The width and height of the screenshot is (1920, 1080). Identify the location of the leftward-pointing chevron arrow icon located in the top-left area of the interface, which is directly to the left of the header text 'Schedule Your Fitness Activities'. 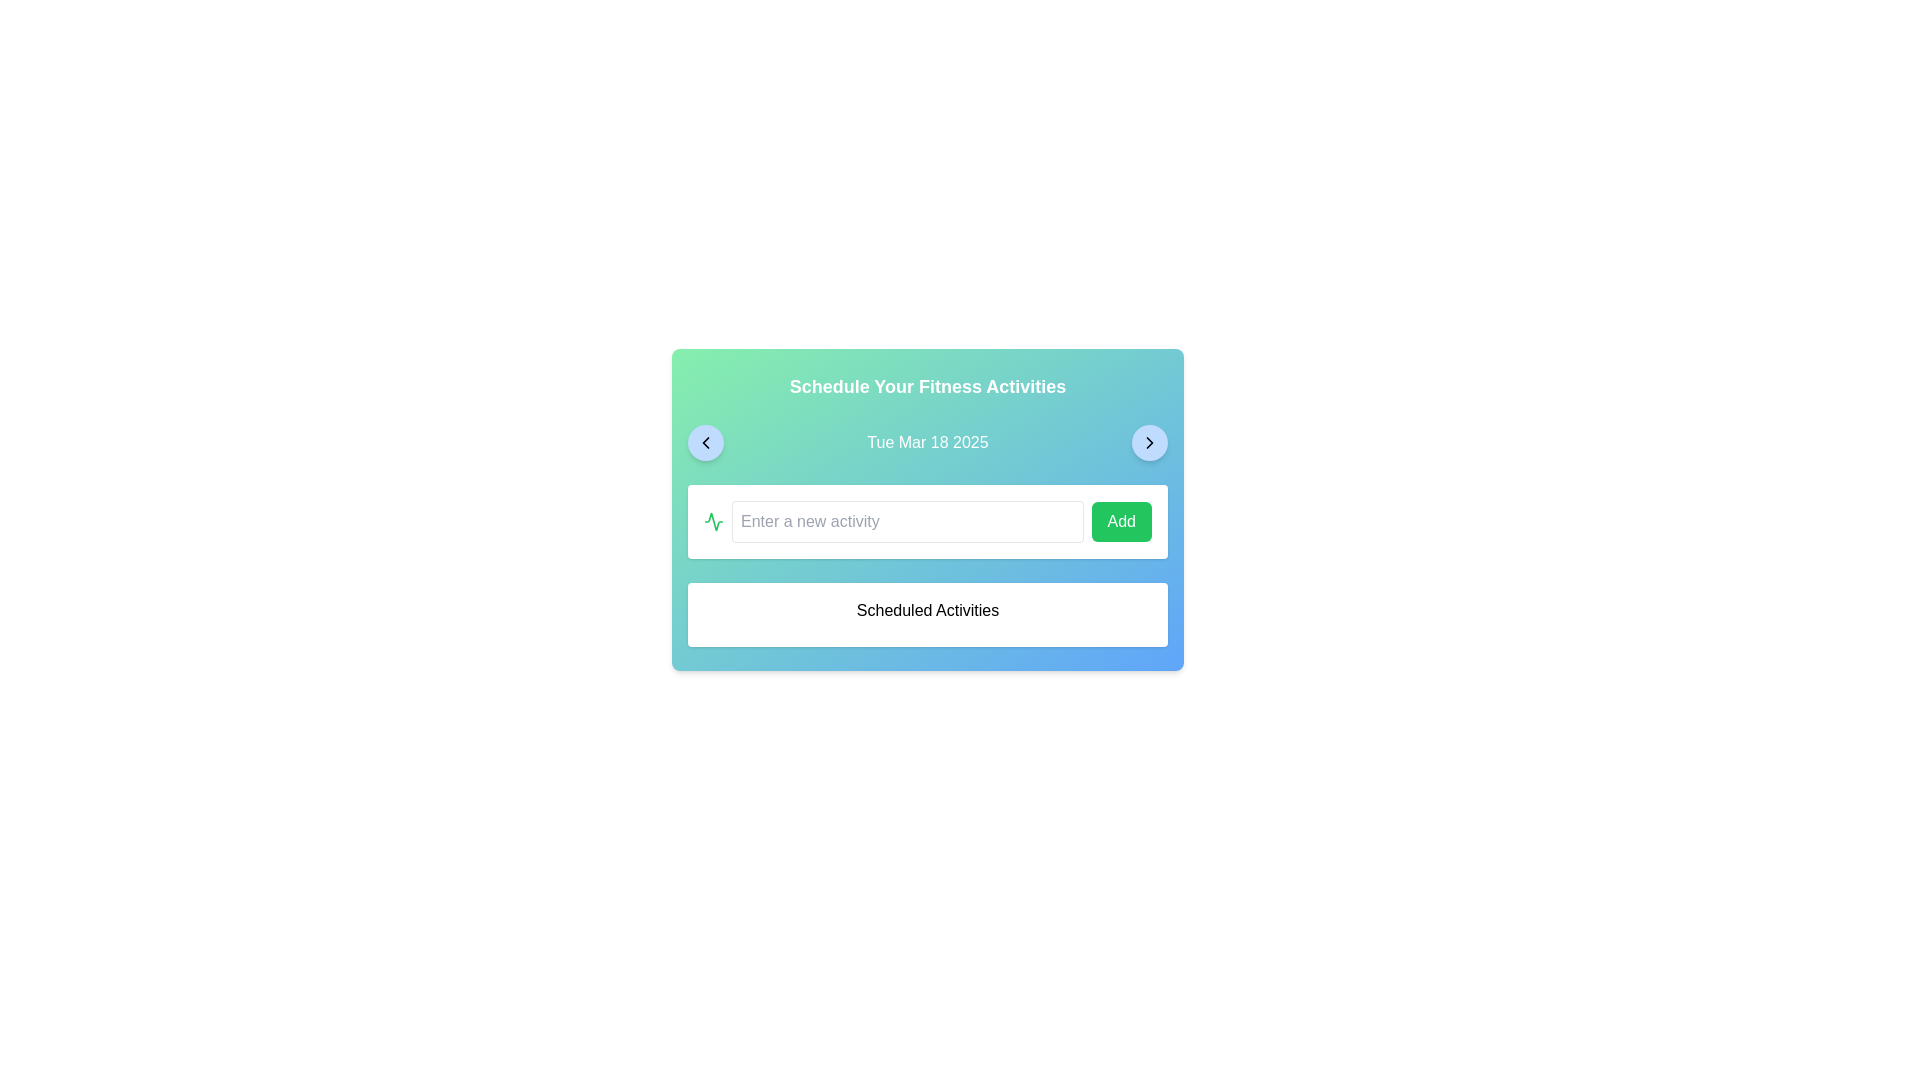
(705, 442).